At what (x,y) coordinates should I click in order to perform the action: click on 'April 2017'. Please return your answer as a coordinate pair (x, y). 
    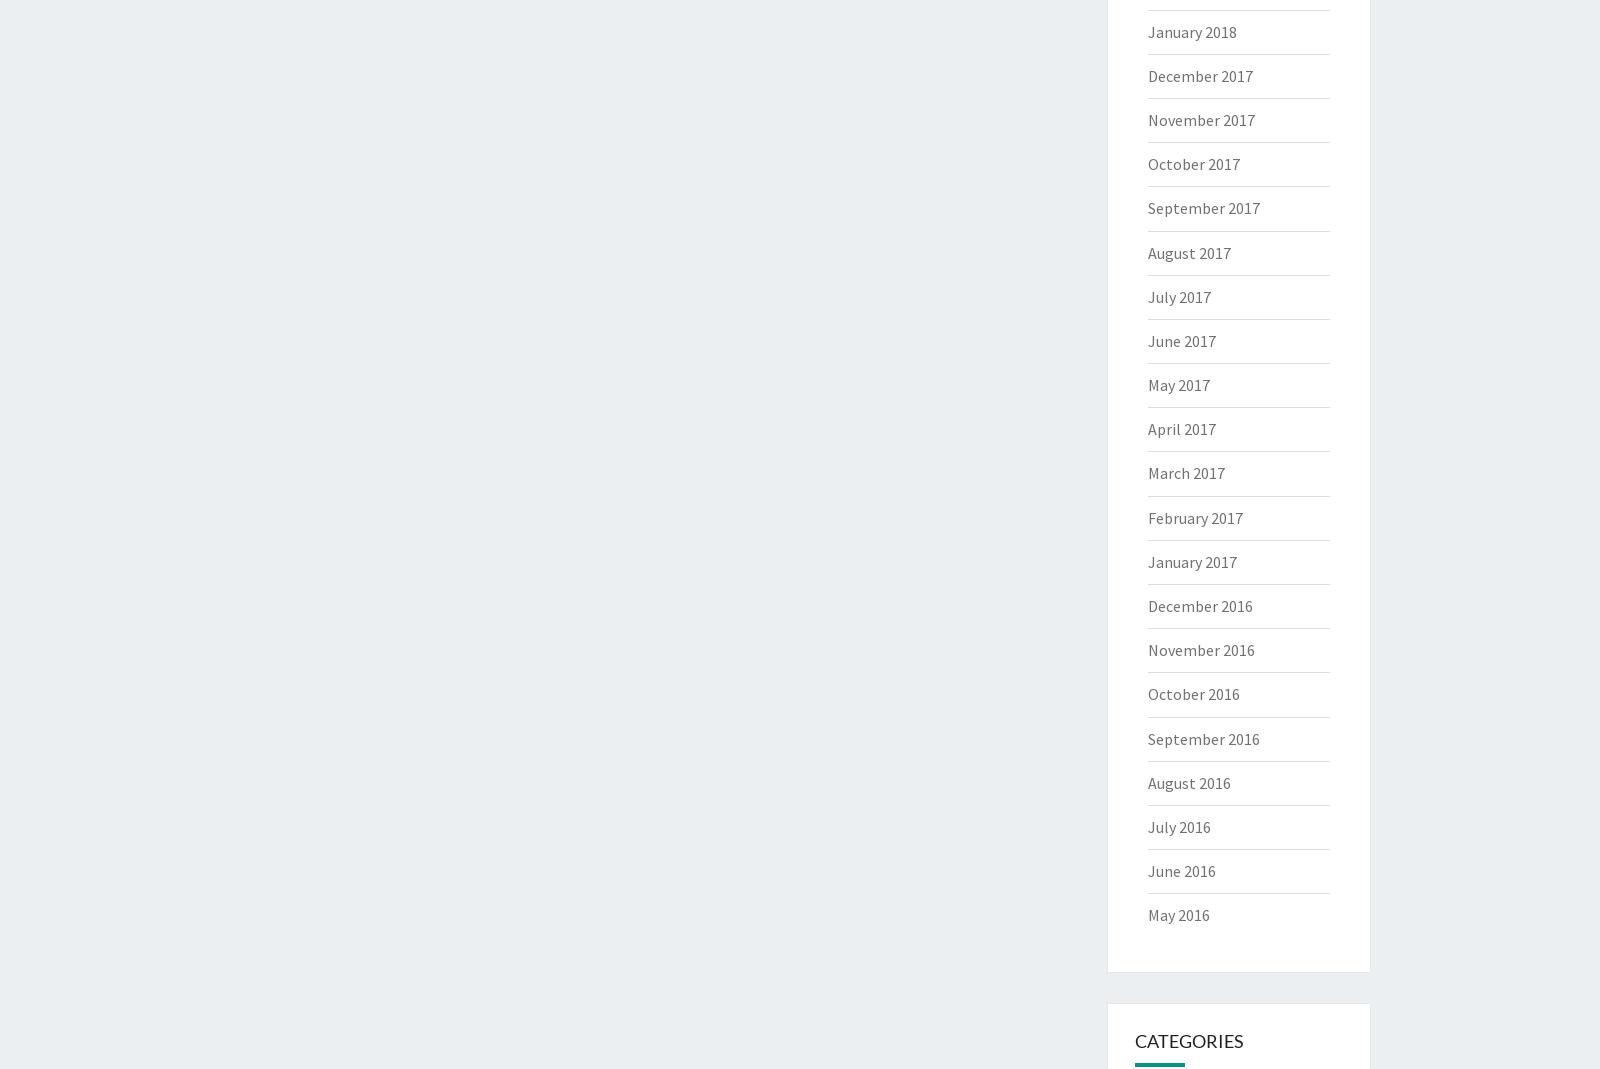
    Looking at the image, I should click on (1147, 427).